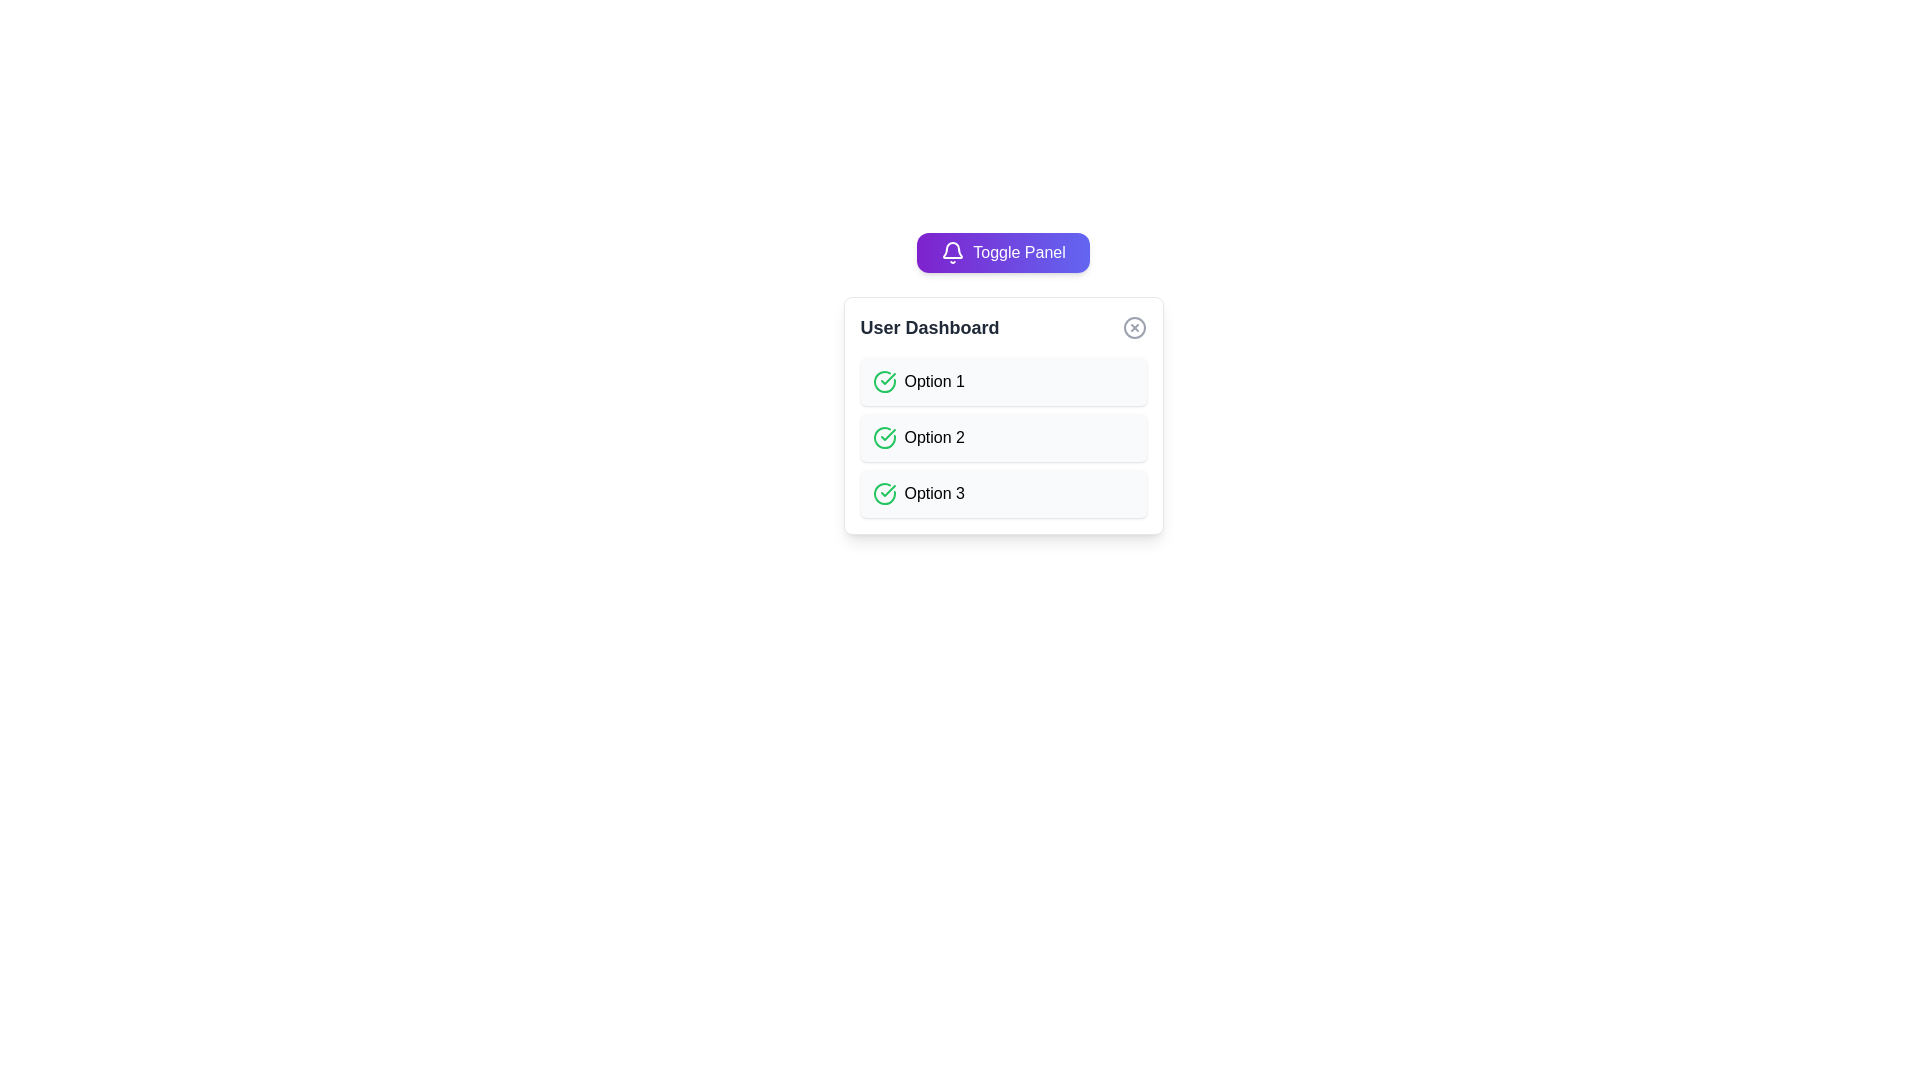 The height and width of the screenshot is (1080, 1920). I want to click on the 'Toggle Panel' button, which is a horizontally oriented button with a gradient background from purple to indigo, featuring a white bell icon and white text, located above the 'User Dashboard' section, so click(1003, 252).